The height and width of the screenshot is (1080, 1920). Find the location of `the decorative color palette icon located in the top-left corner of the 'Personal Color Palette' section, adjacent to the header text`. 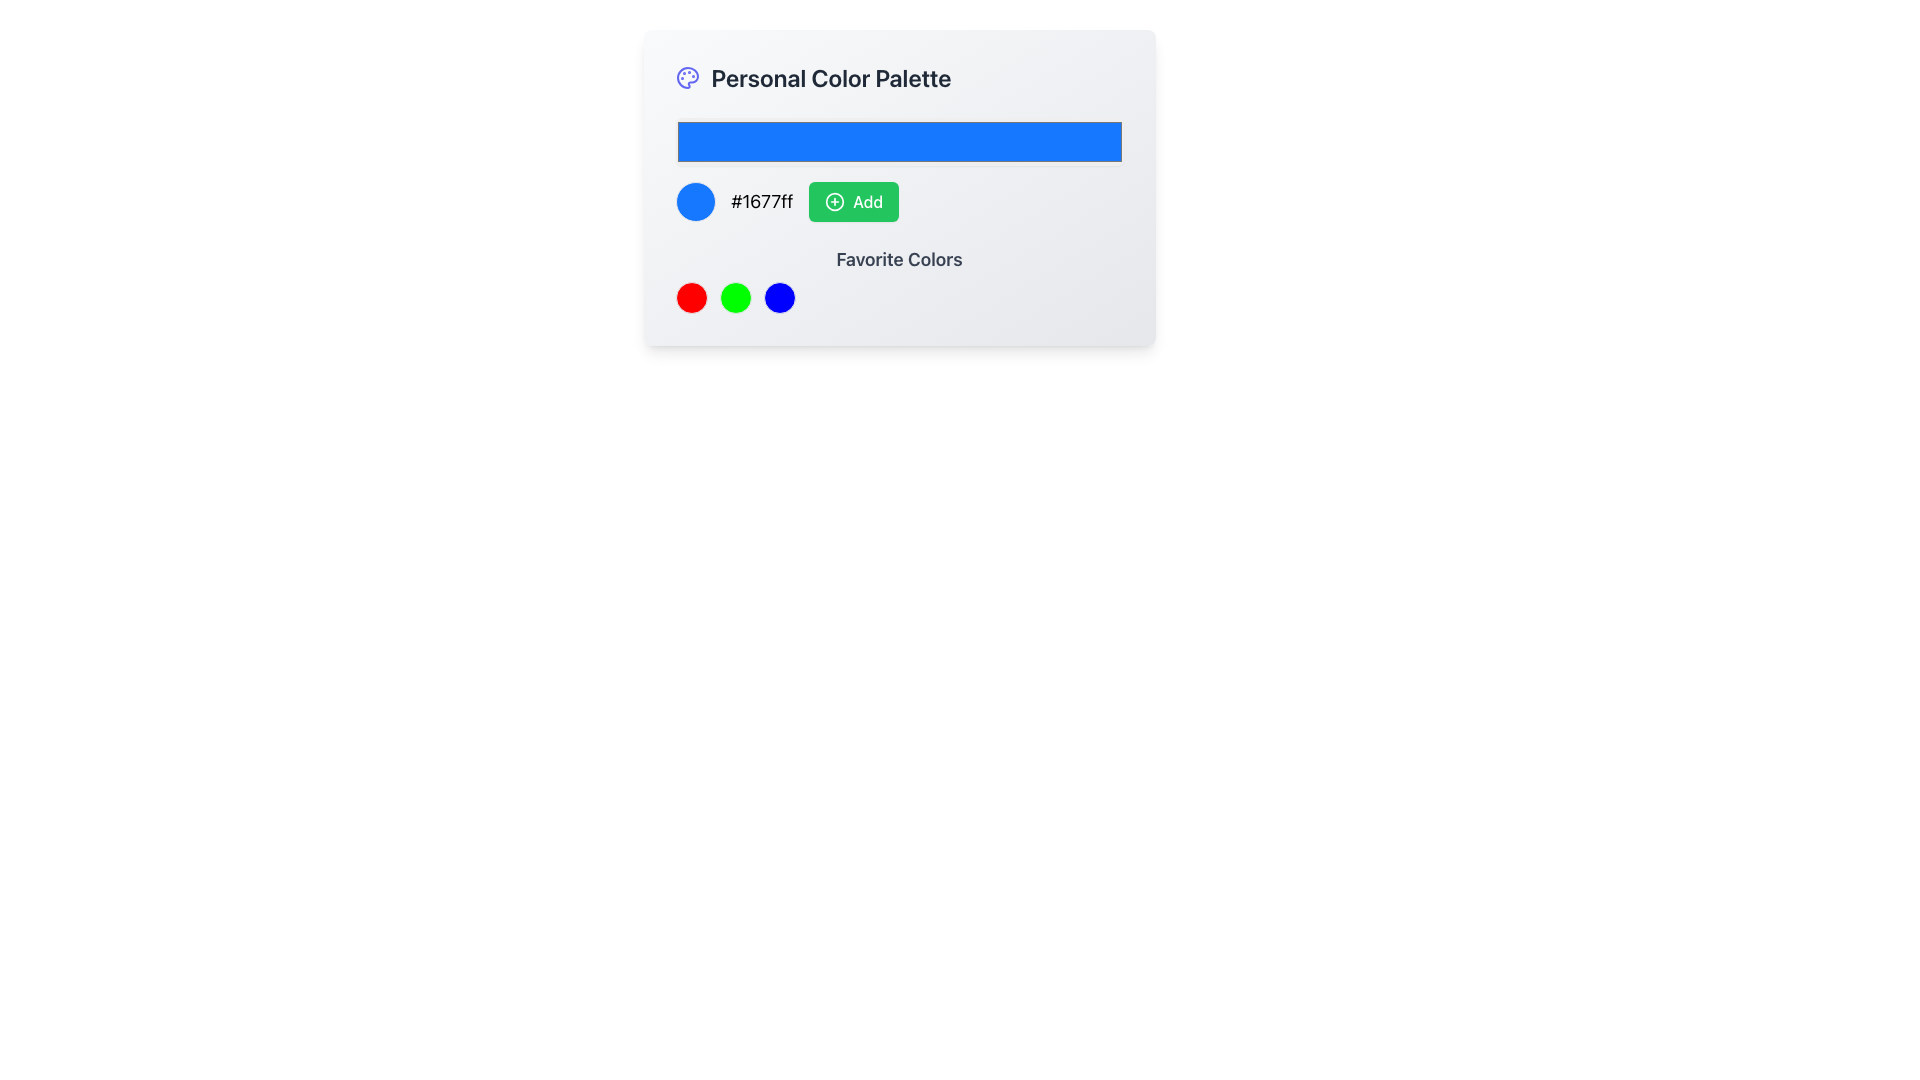

the decorative color palette icon located in the top-left corner of the 'Personal Color Palette' section, adjacent to the header text is located at coordinates (687, 76).